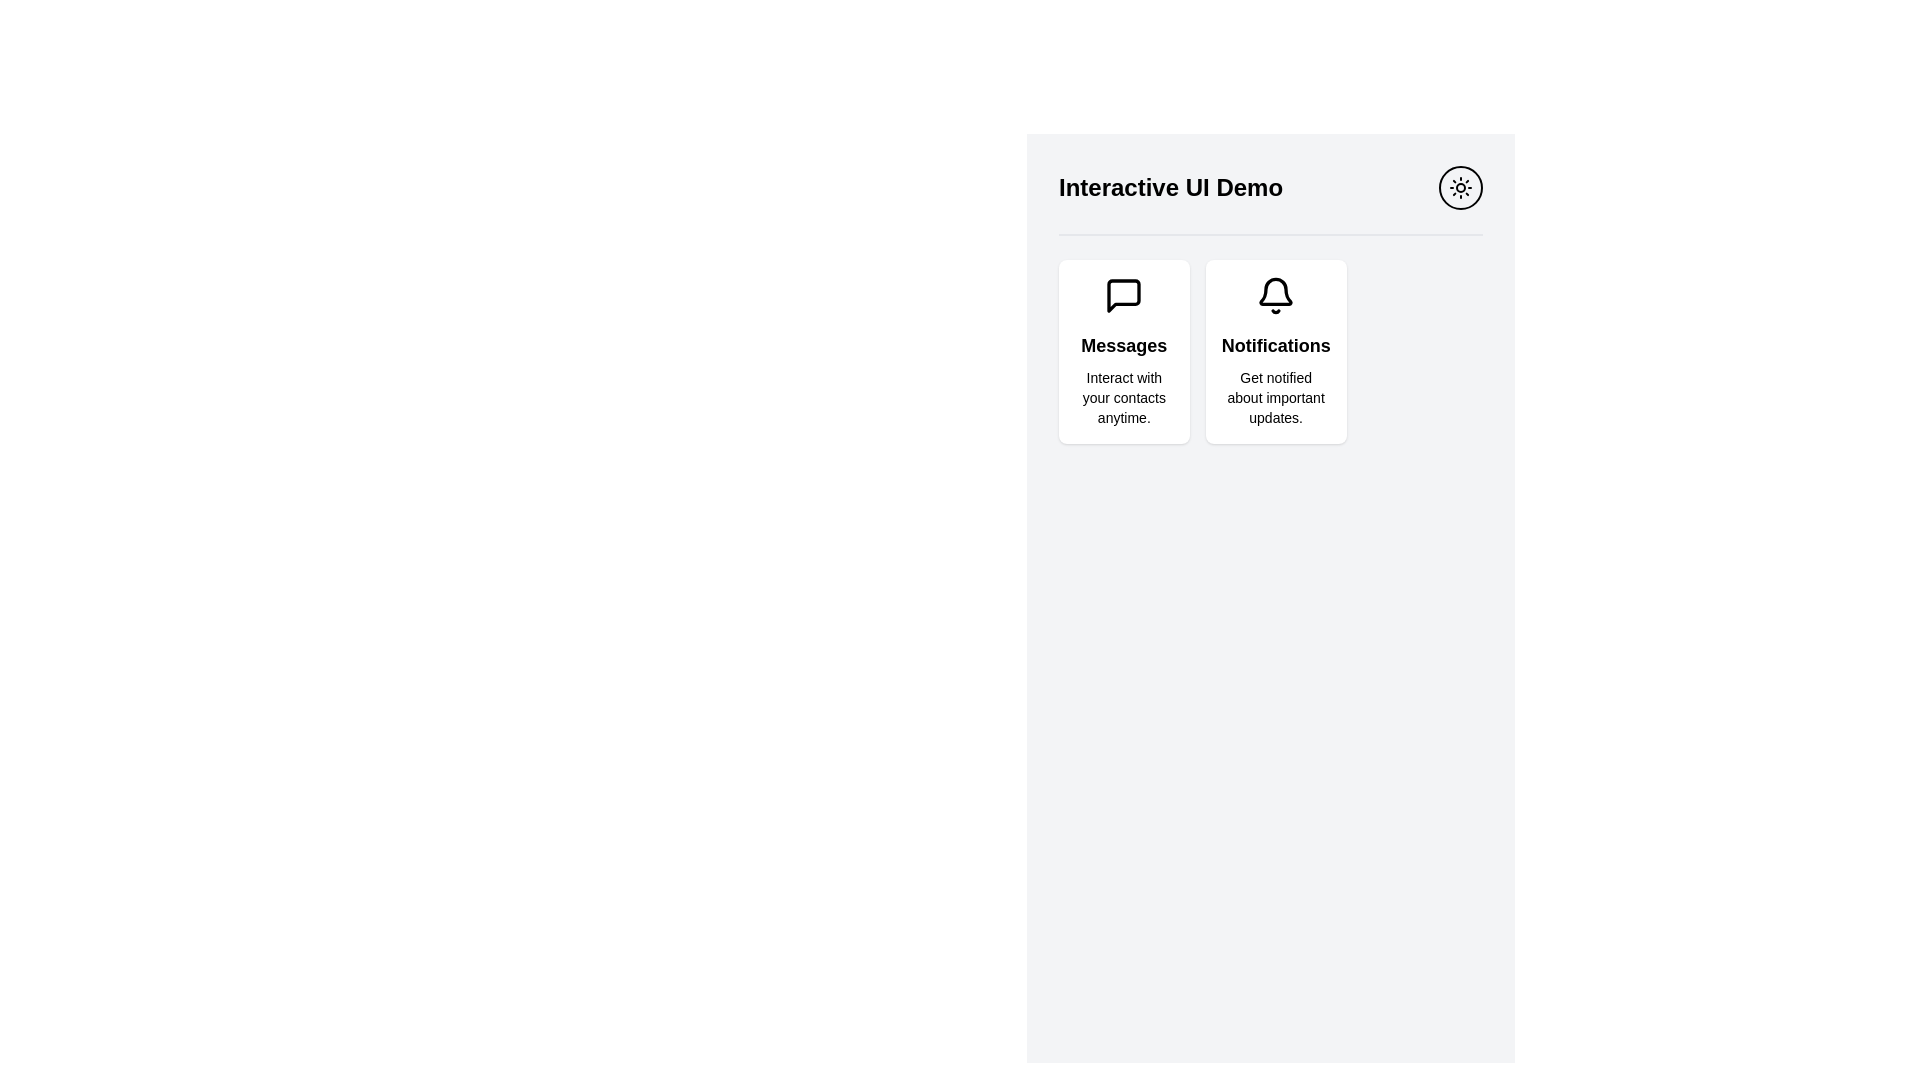  I want to click on the bell icon located at the top center of the 'Notifications' card, which represents notifications or alerts, so click(1275, 296).